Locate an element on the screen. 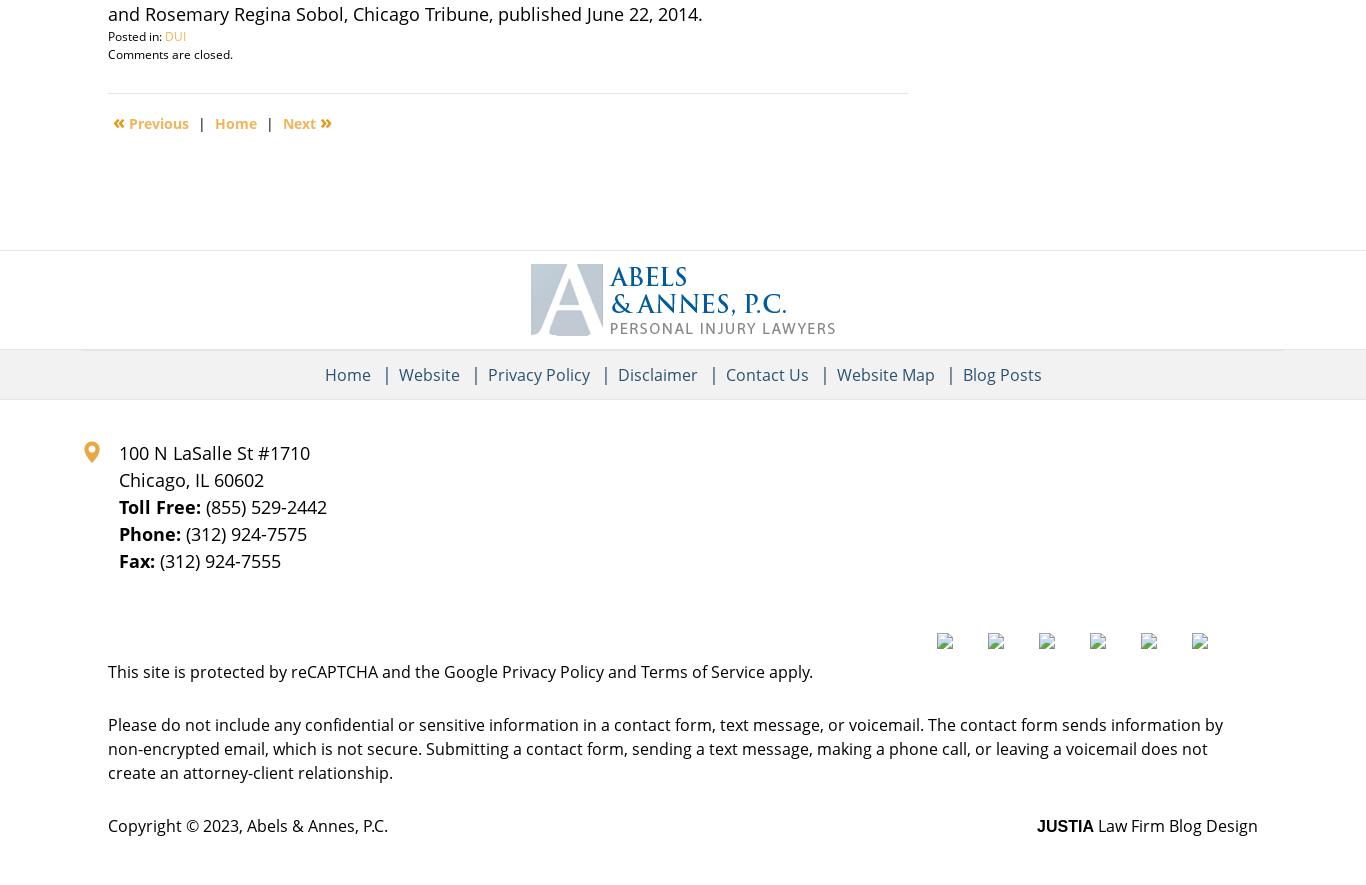 This screenshot has height=885, width=1366. 'Fax:' is located at coordinates (138, 559).